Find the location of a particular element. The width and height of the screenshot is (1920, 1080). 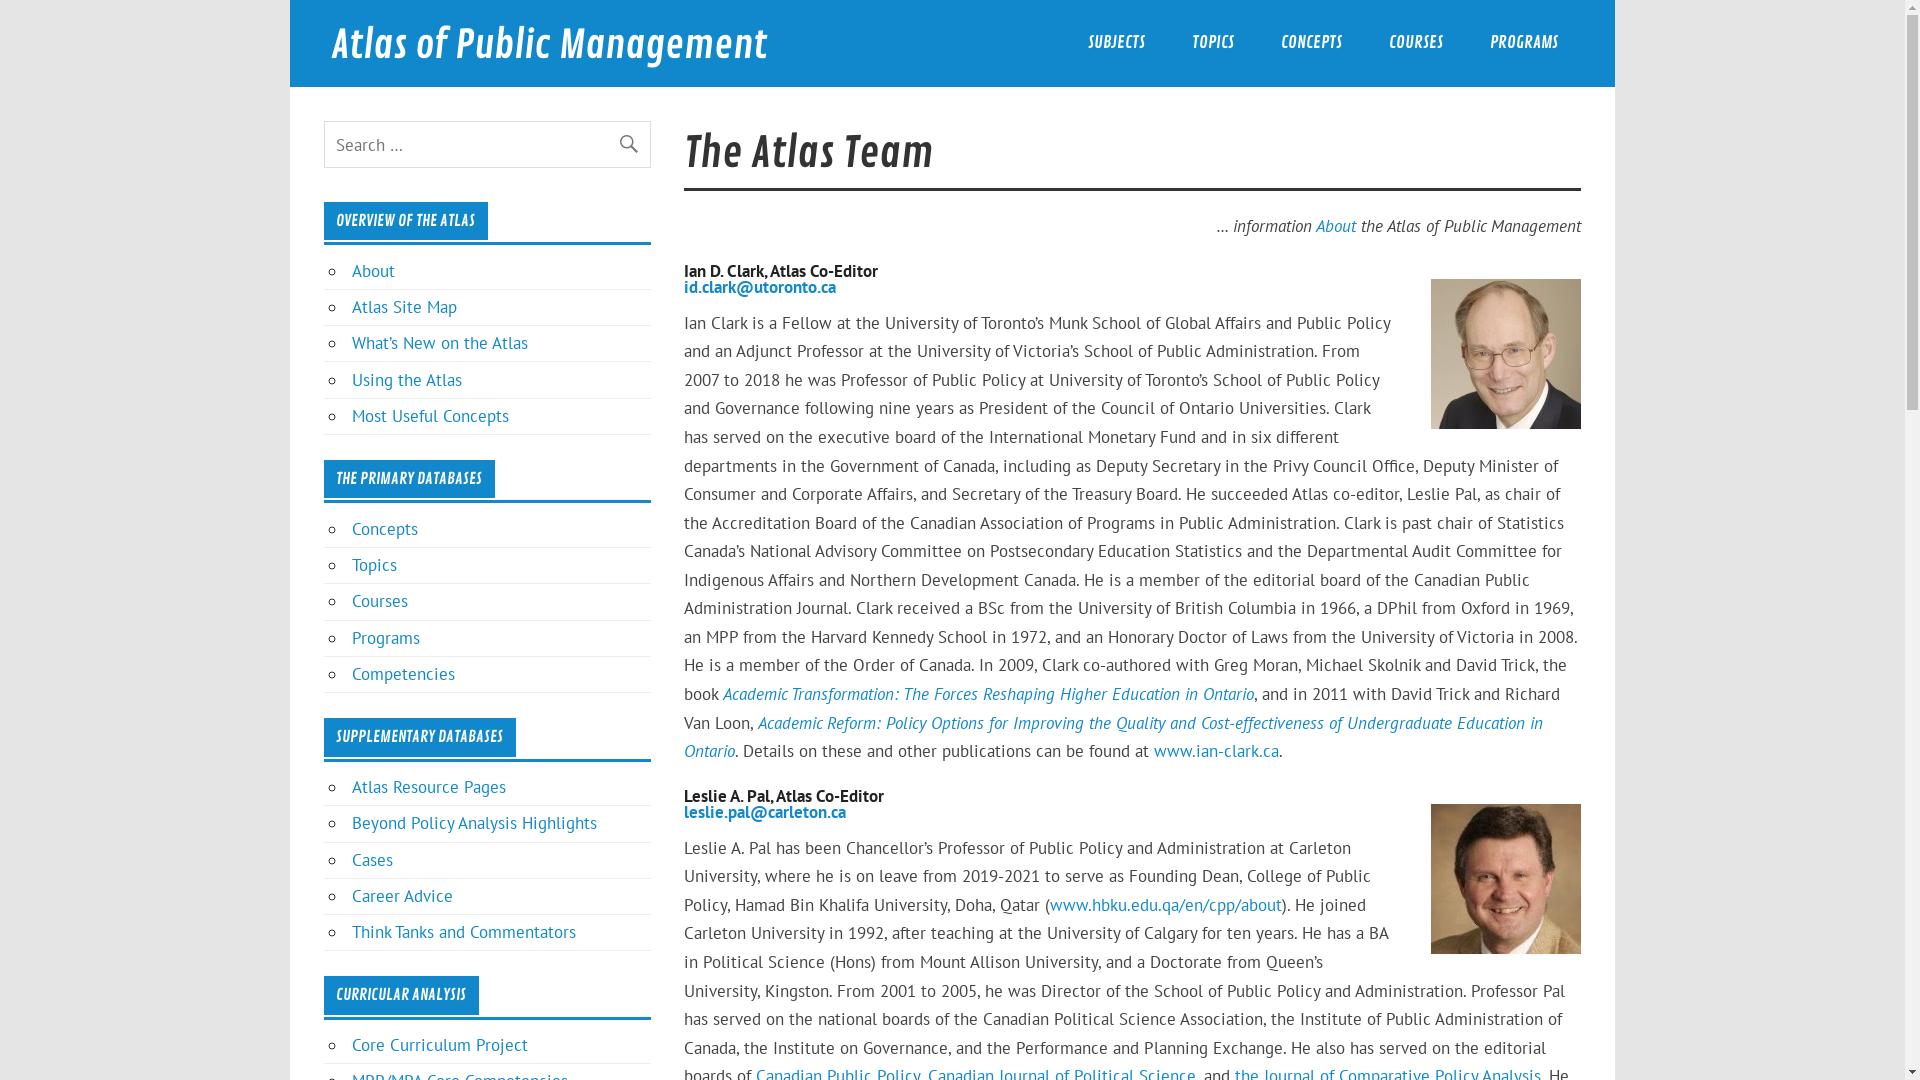

'Competencies' is located at coordinates (402, 674).